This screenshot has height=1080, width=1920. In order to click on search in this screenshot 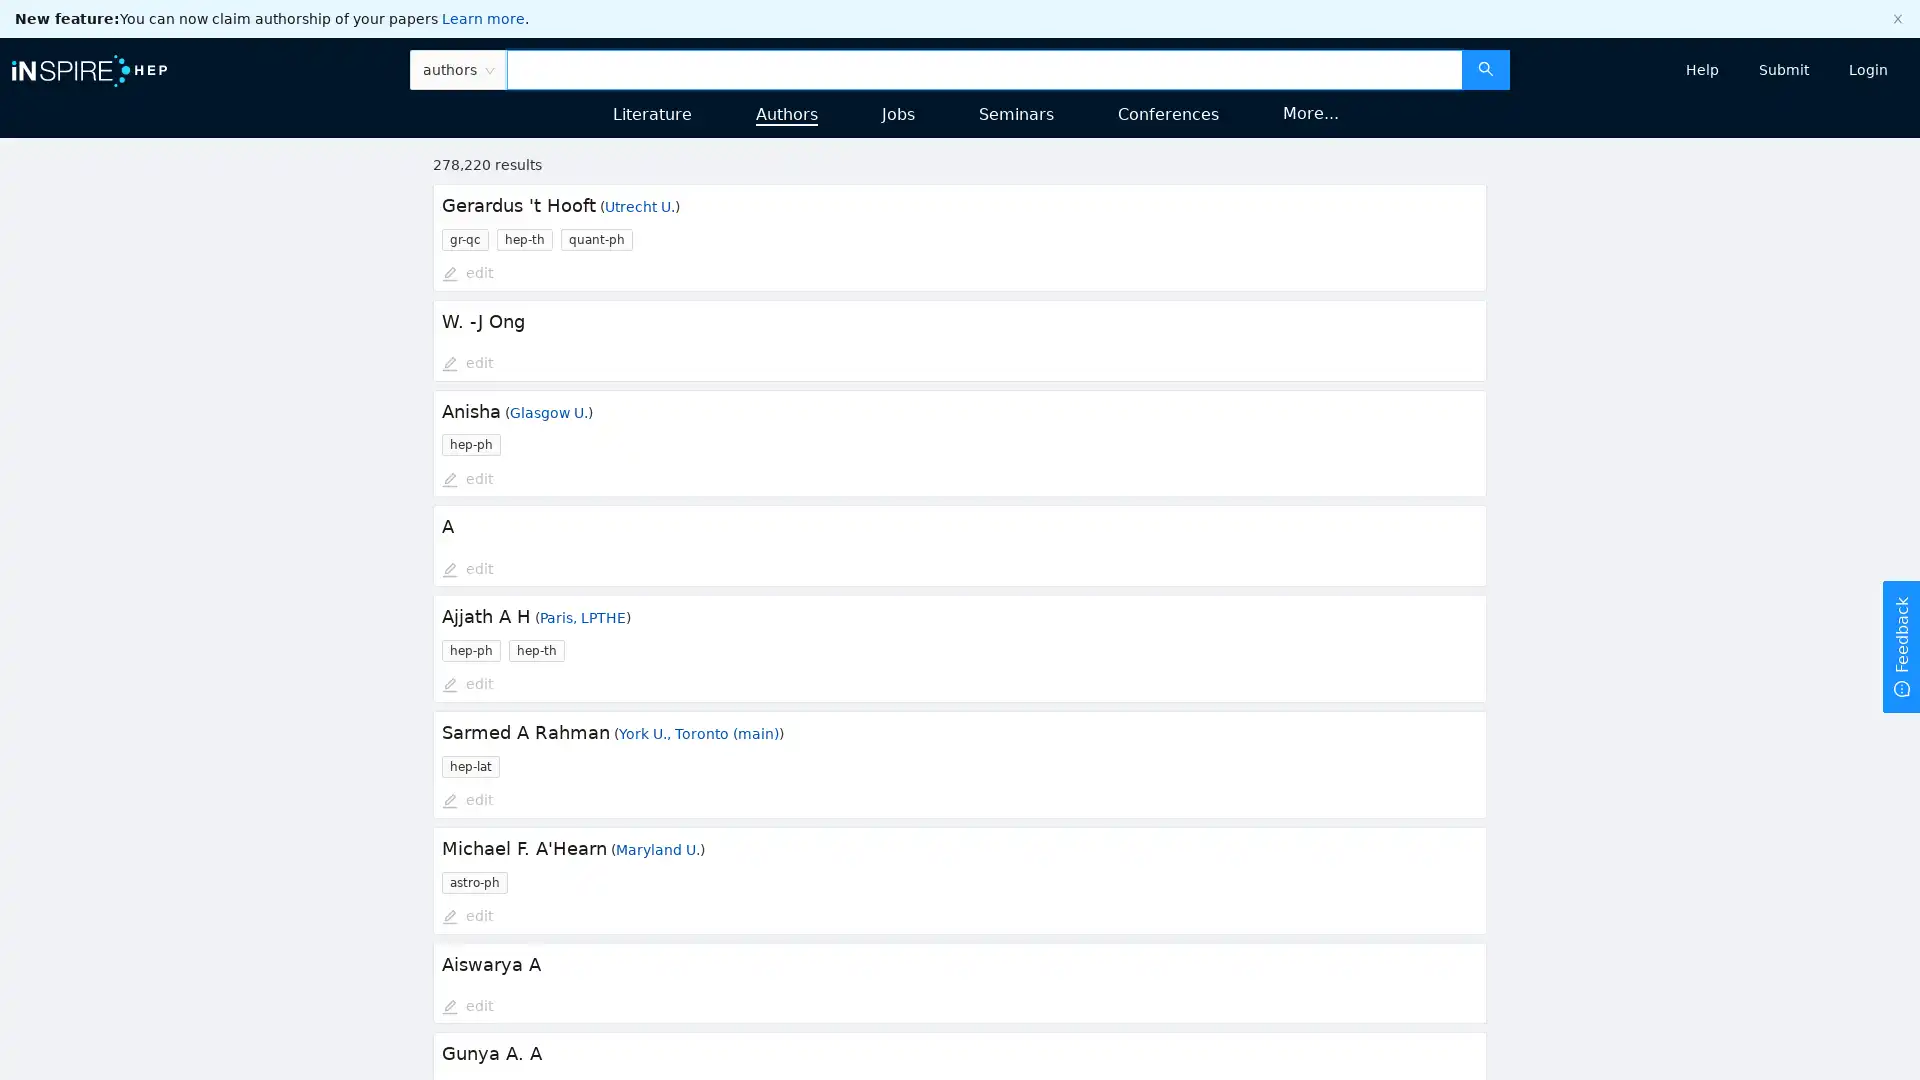, I will do `click(1484, 68)`.